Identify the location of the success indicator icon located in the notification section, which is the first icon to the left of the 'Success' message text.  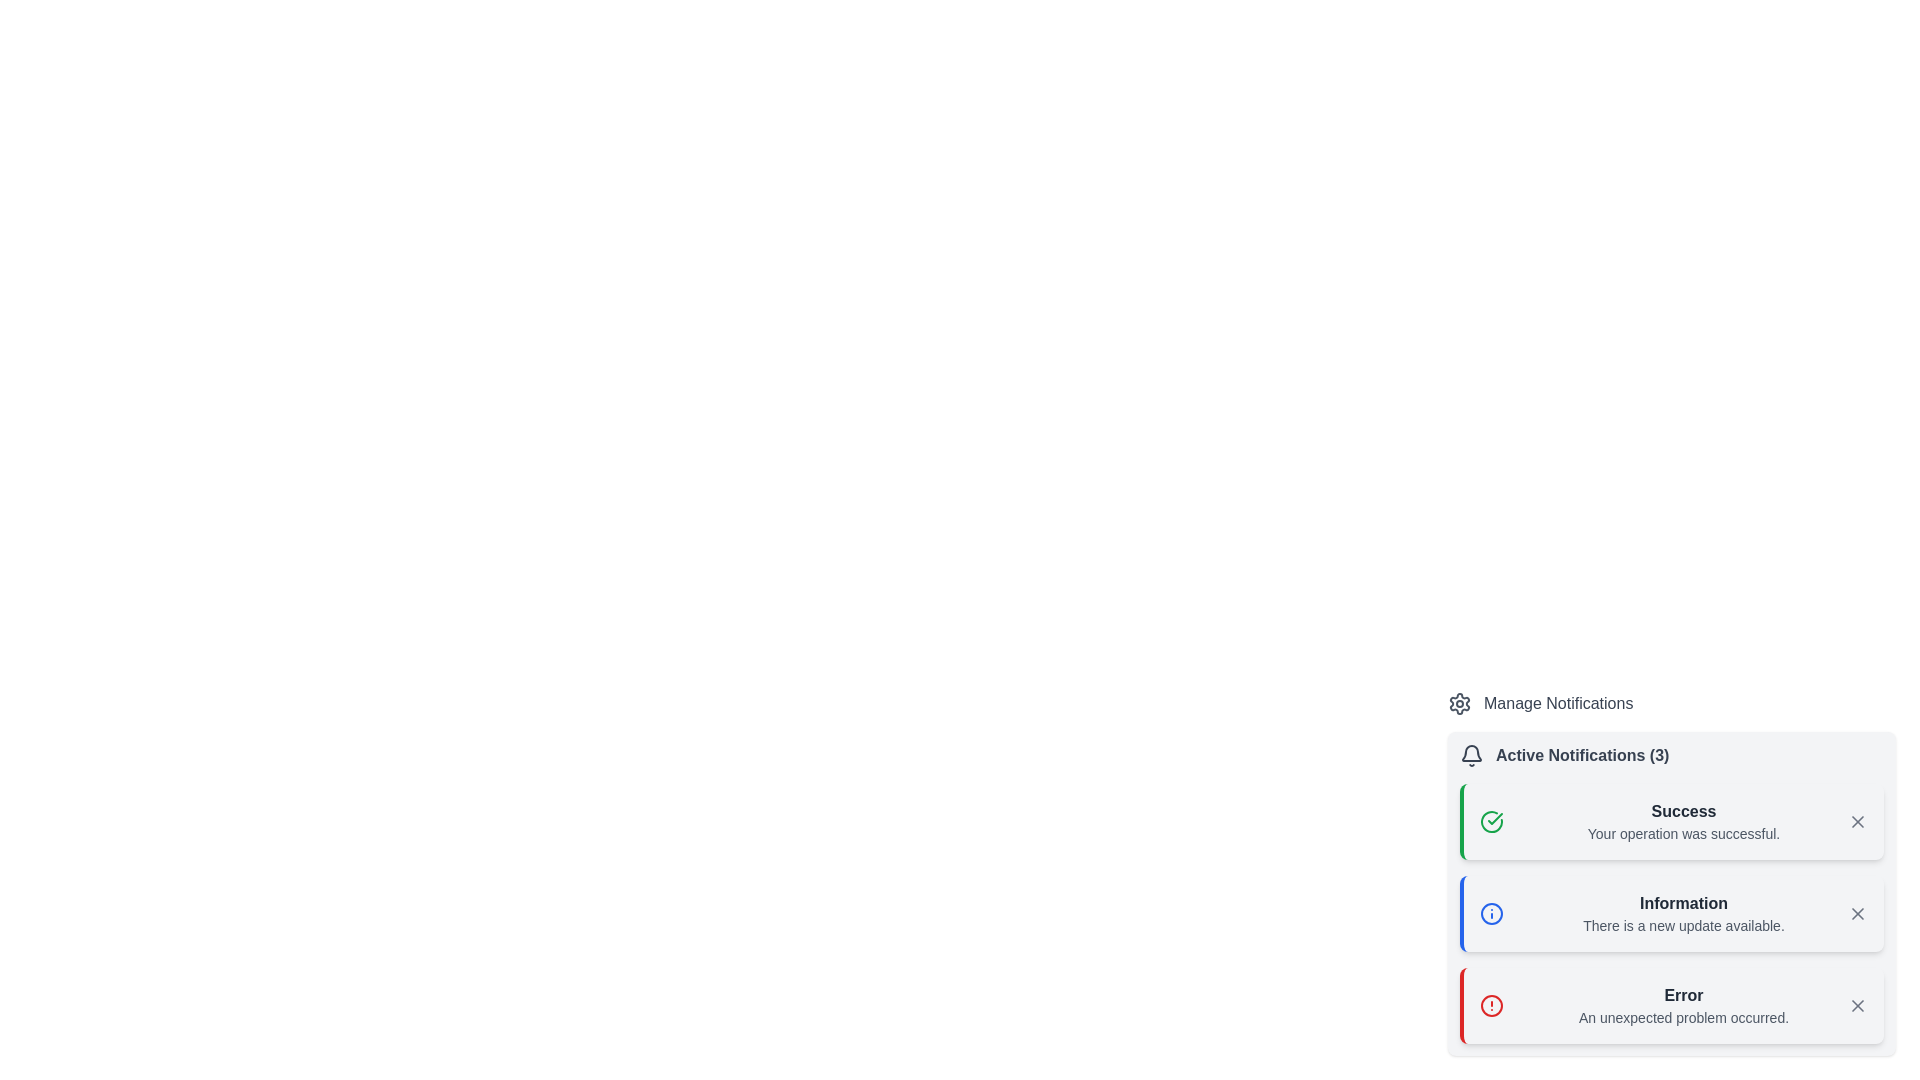
(1492, 821).